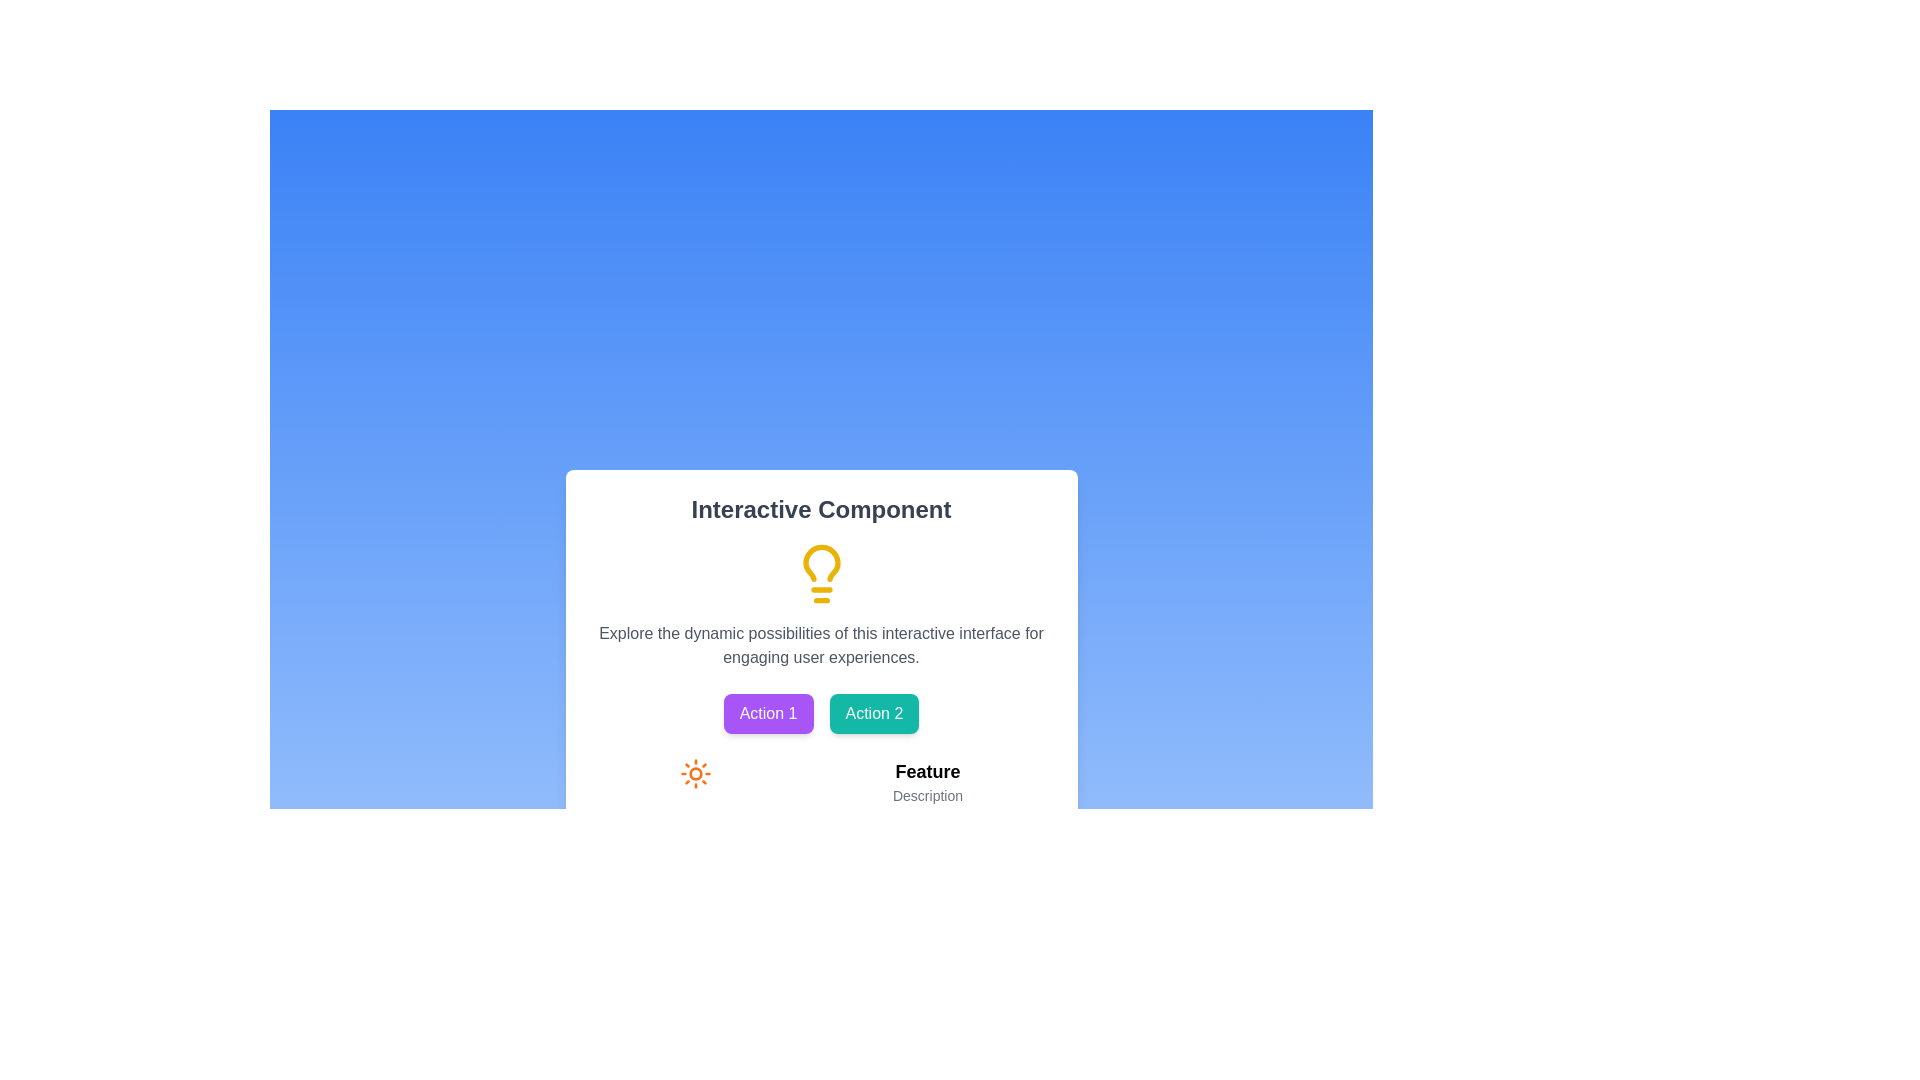 The width and height of the screenshot is (1920, 1080). Describe the element at coordinates (926, 770) in the screenshot. I see `bold, larger-sized text element labeled 'Feature', located in the lower-right section of the interface, above the text 'Description'` at that location.